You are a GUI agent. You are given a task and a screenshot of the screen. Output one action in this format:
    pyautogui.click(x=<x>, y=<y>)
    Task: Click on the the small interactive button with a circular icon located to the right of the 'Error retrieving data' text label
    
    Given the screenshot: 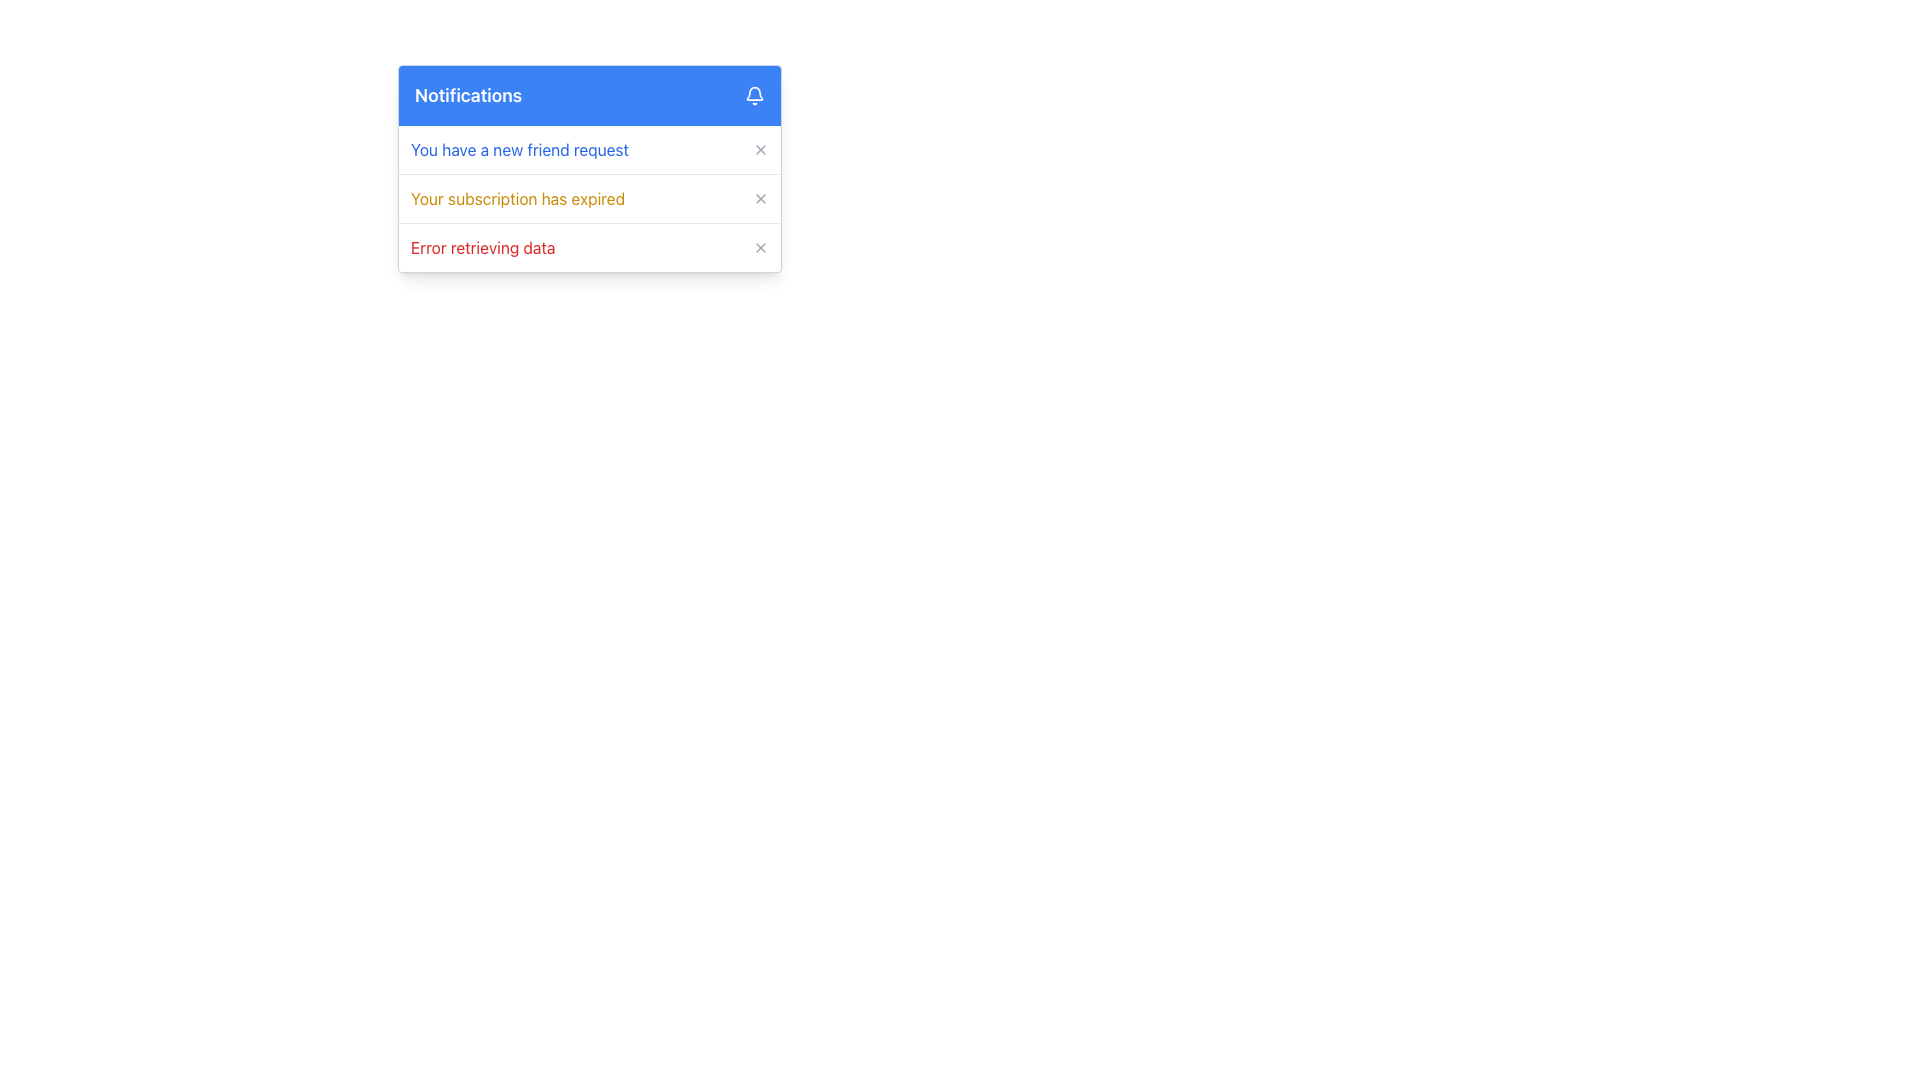 What is the action you would take?
    pyautogui.click(x=760, y=246)
    